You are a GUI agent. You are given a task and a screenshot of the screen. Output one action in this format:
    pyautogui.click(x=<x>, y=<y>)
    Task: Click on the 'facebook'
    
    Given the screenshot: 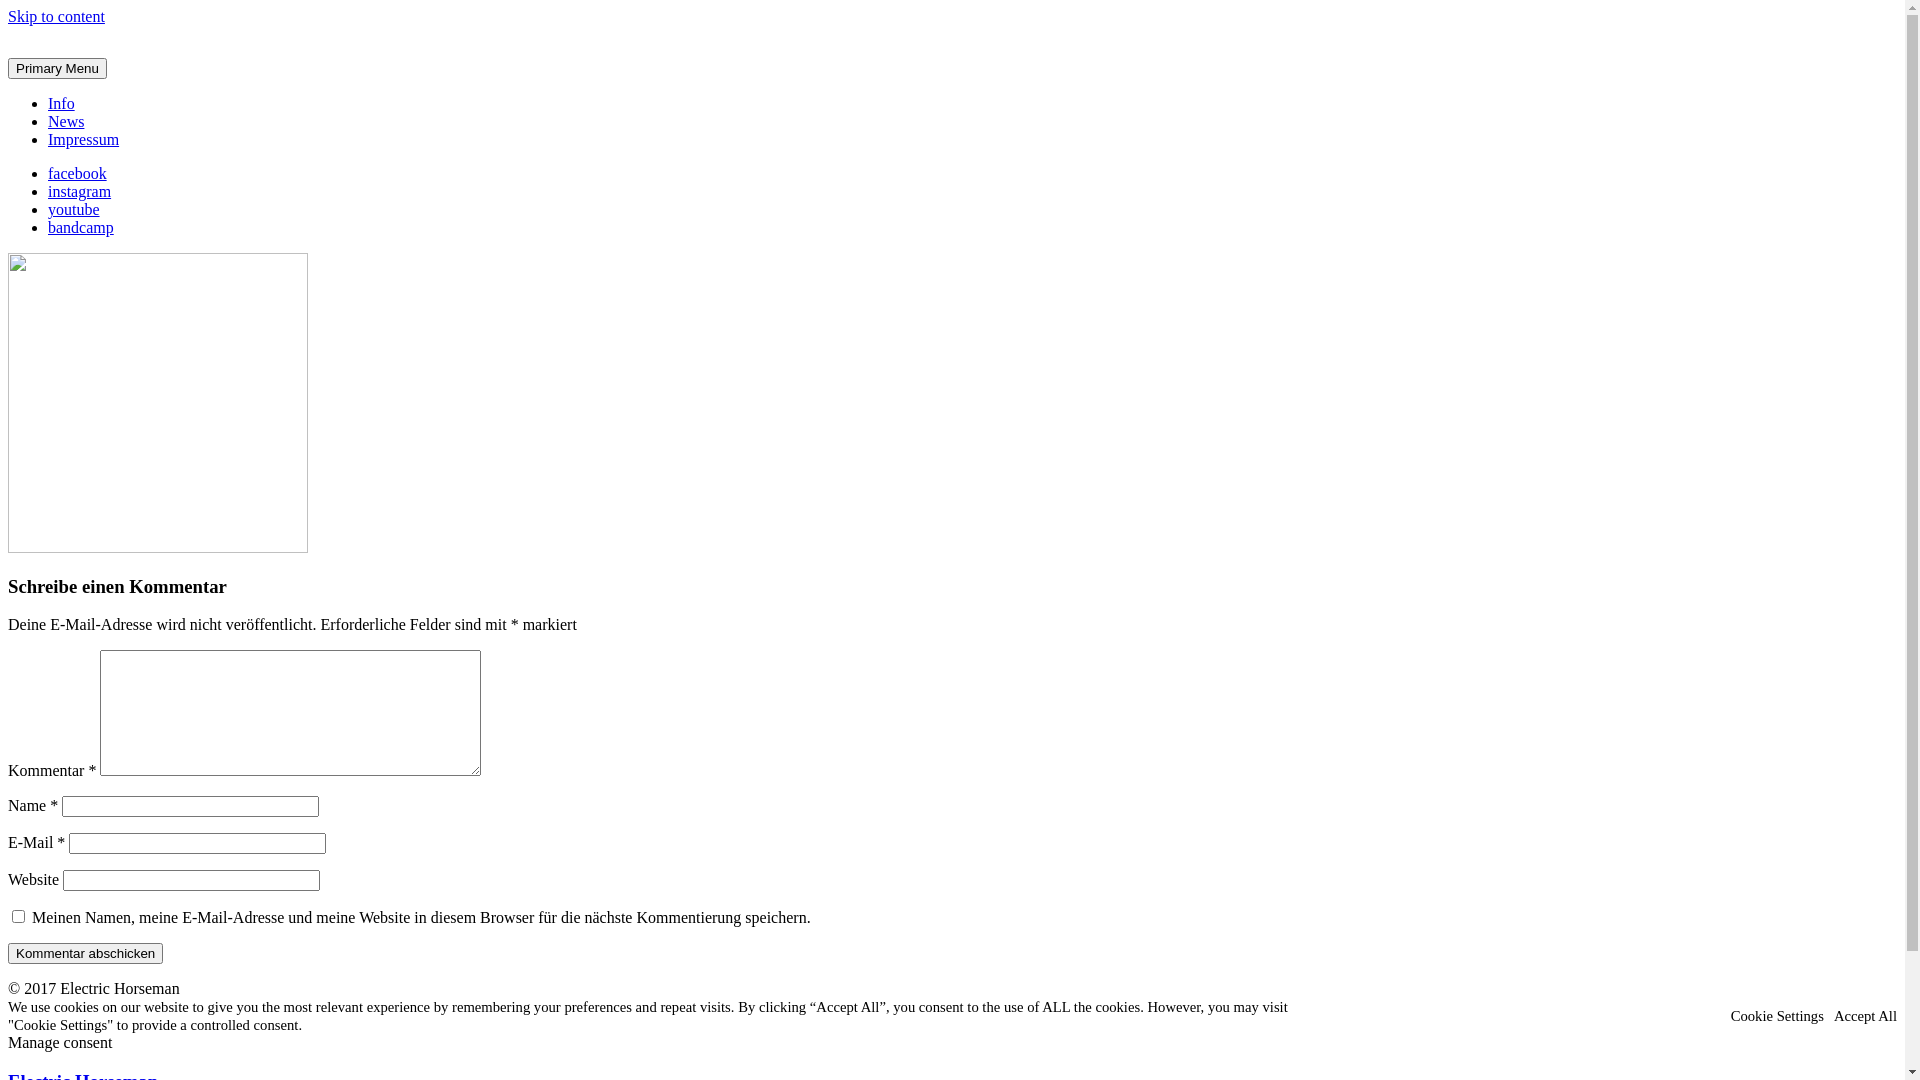 What is the action you would take?
    pyautogui.click(x=82, y=172)
    